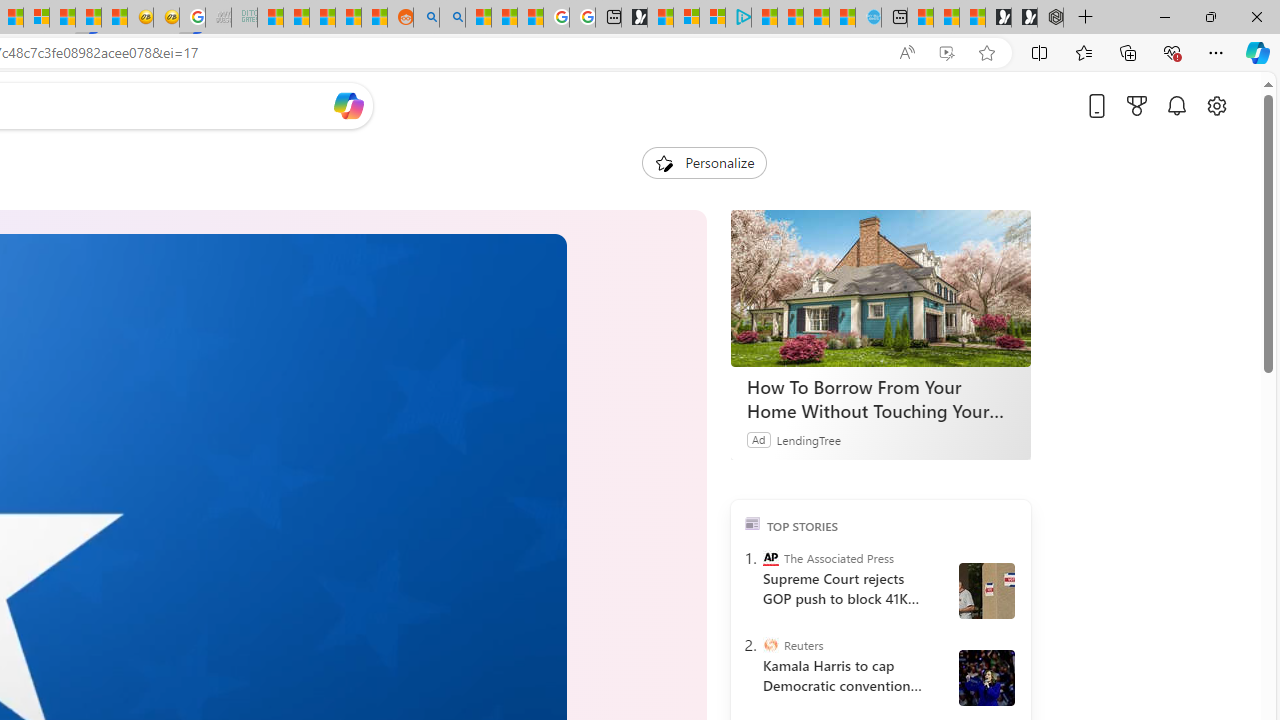  Describe the element at coordinates (769, 558) in the screenshot. I see `'The Associated Press'` at that location.